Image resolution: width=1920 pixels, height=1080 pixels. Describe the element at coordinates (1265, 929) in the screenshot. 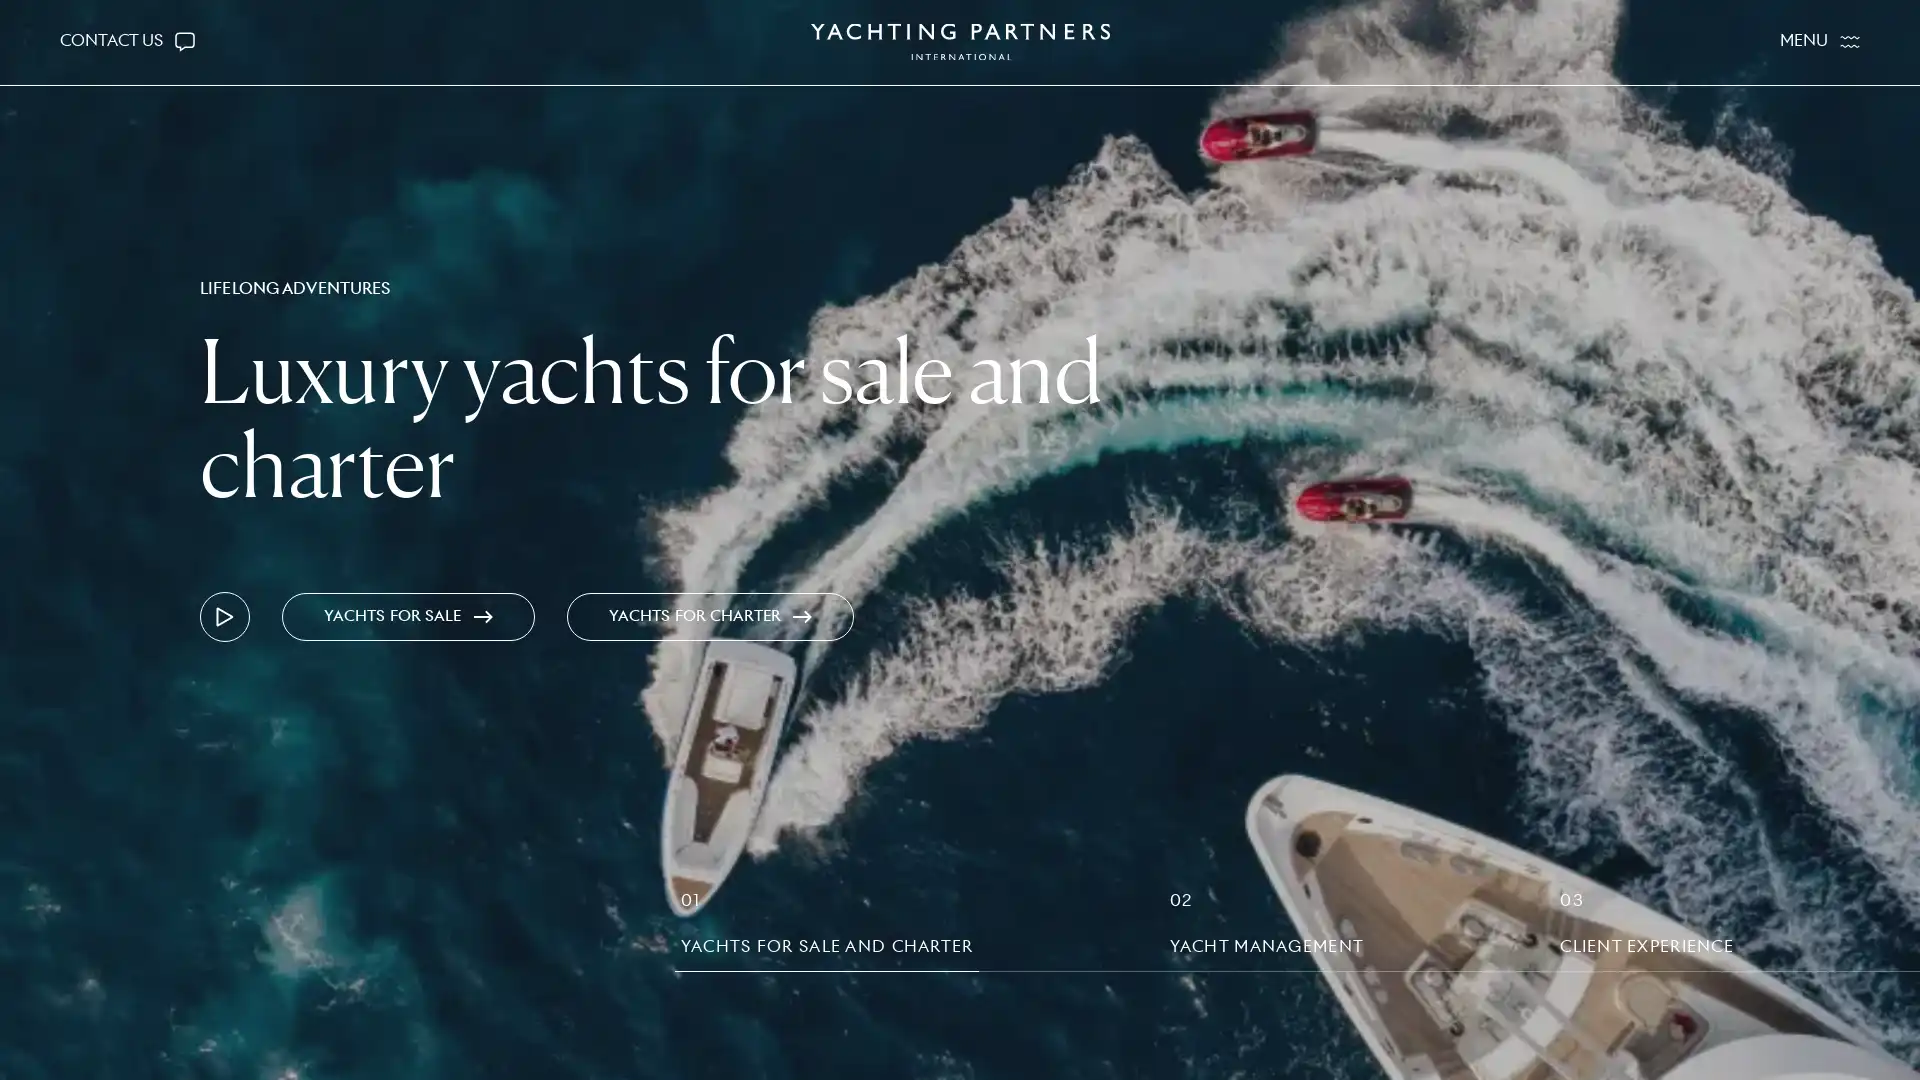

I see `02 YACHT MANAGEMENT` at that location.